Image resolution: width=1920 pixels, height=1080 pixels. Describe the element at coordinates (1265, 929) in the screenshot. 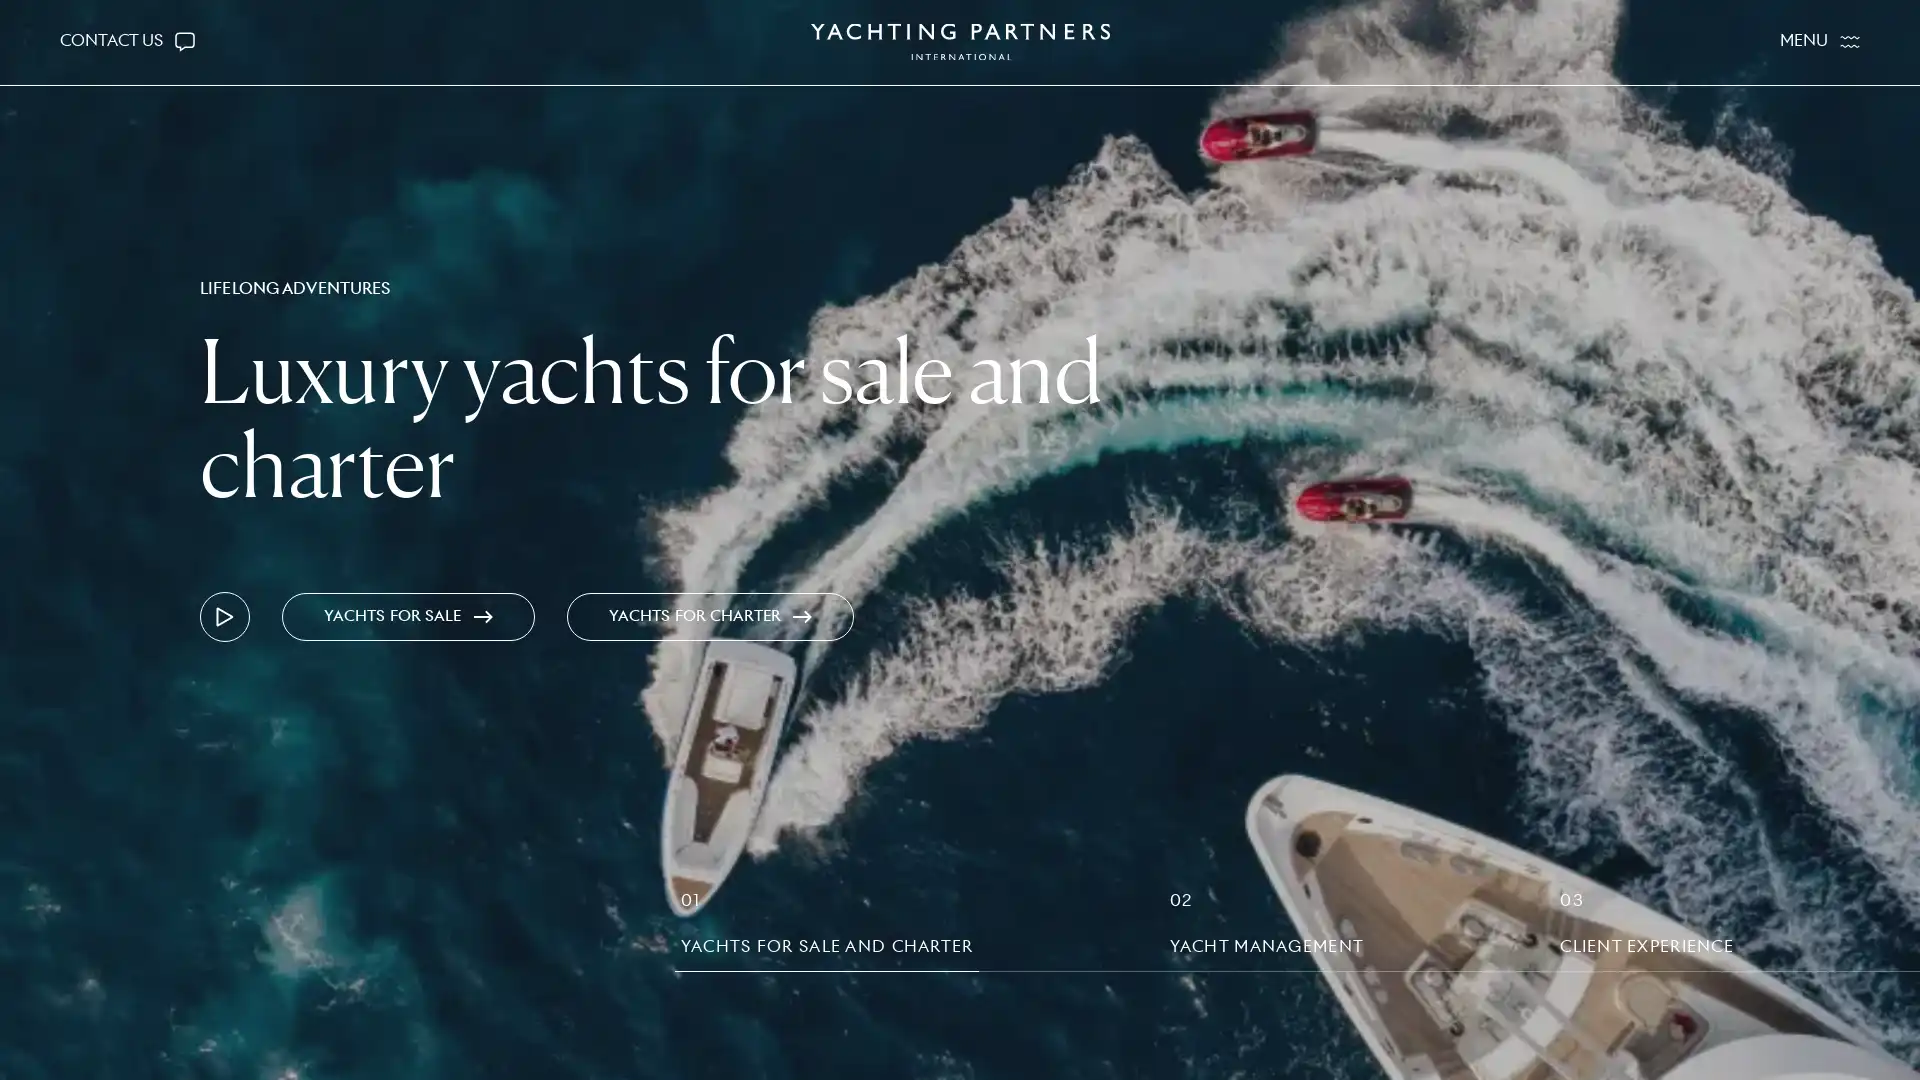

I see `02 YACHT MANAGEMENT` at that location.